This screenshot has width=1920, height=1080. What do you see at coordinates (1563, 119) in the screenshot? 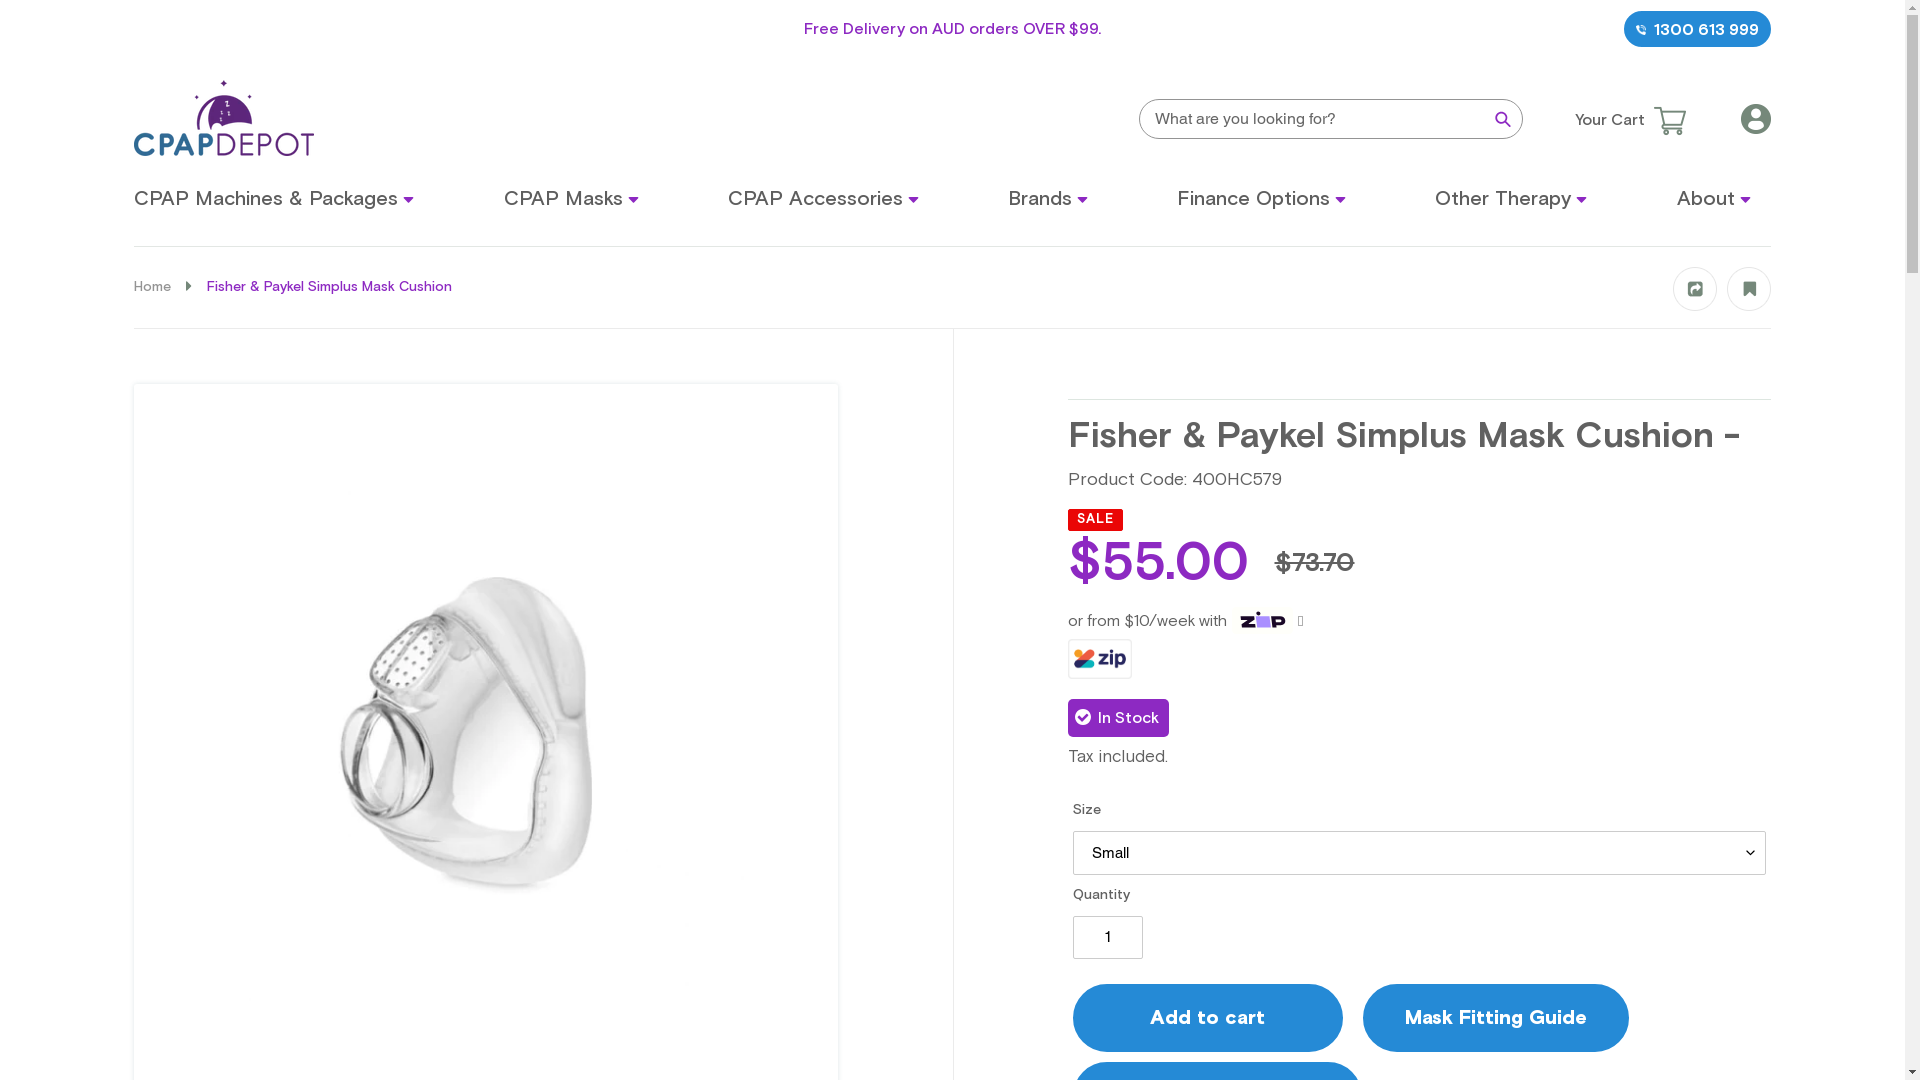
I see `'Your Cart'` at bounding box center [1563, 119].